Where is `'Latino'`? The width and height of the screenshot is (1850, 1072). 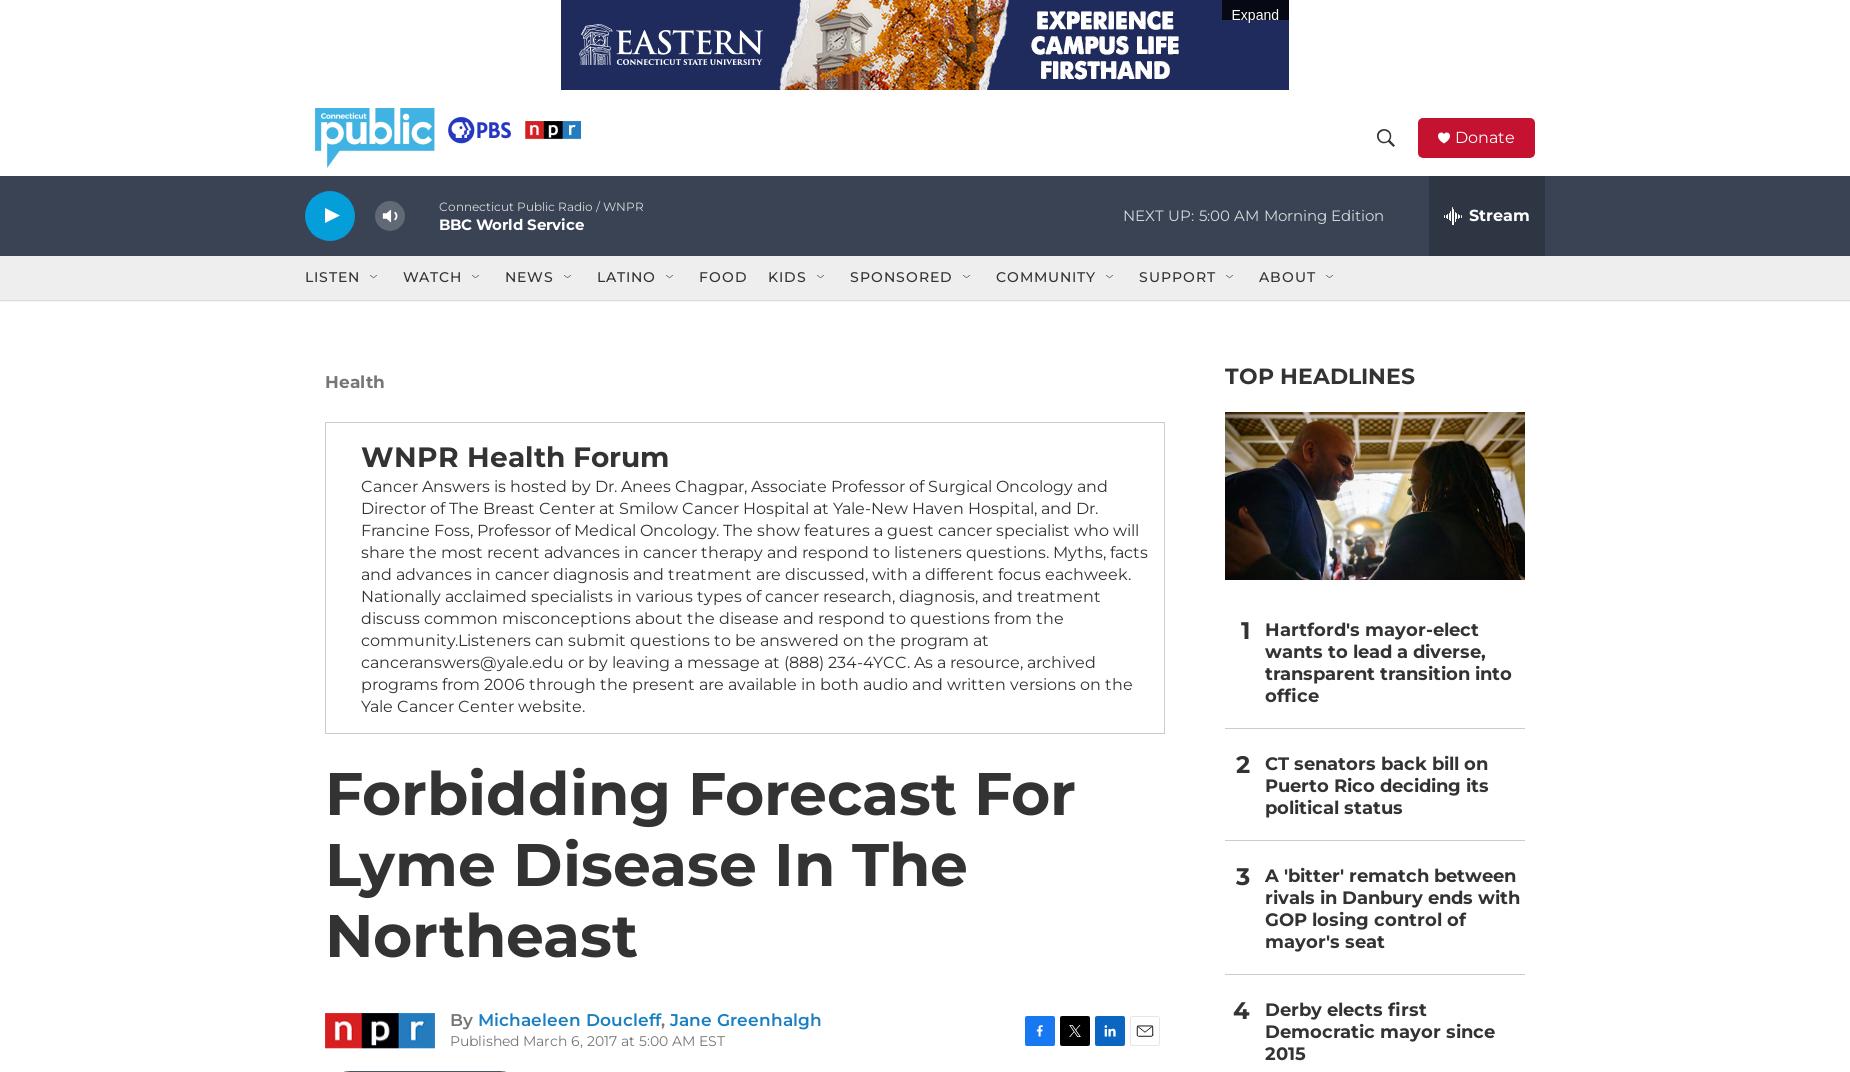
'Latino' is located at coordinates (626, 304).